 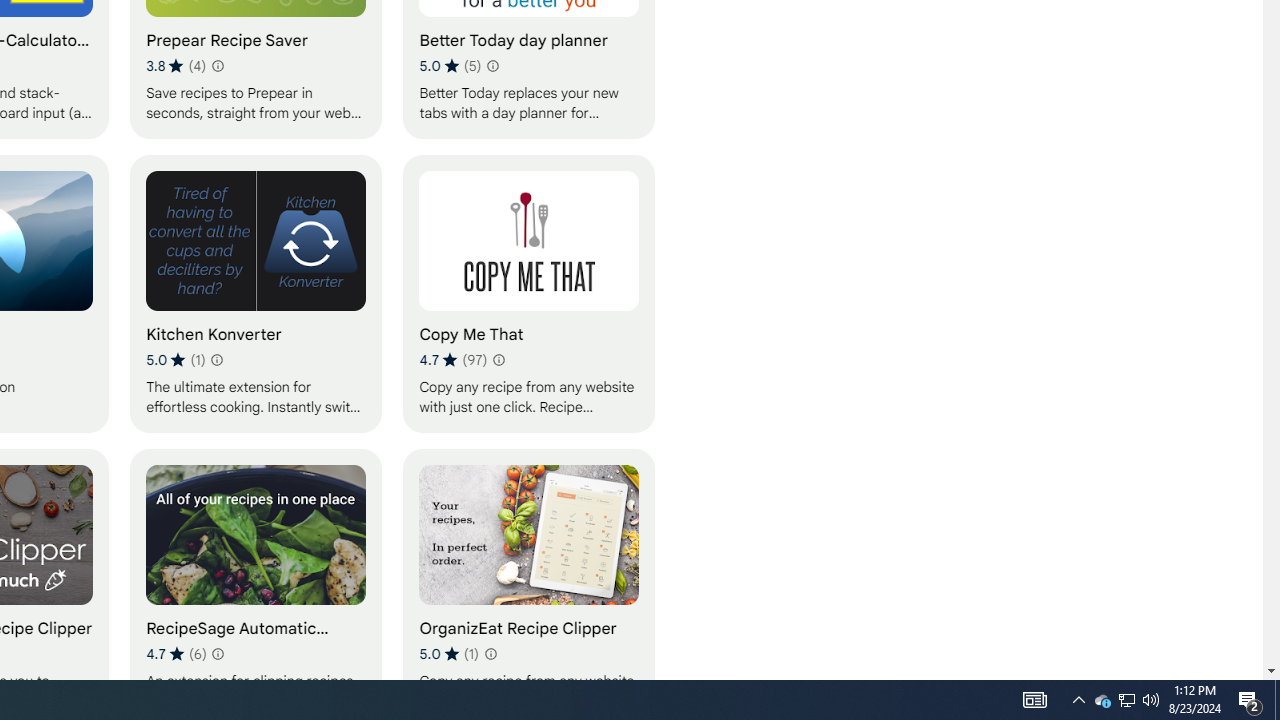 I want to click on 'Copy Me That', so click(x=529, y=293).